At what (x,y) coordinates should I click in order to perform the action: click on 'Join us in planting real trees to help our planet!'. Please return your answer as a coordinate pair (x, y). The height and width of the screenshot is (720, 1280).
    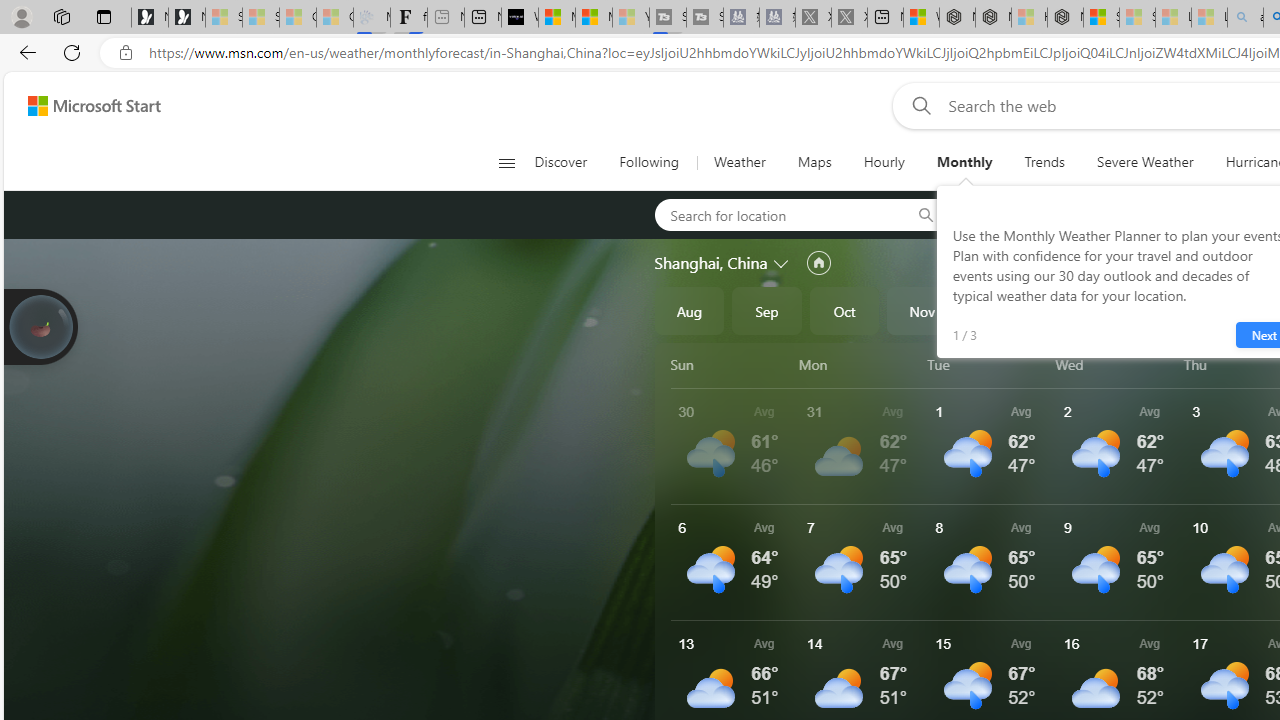
    Looking at the image, I should click on (40, 324).